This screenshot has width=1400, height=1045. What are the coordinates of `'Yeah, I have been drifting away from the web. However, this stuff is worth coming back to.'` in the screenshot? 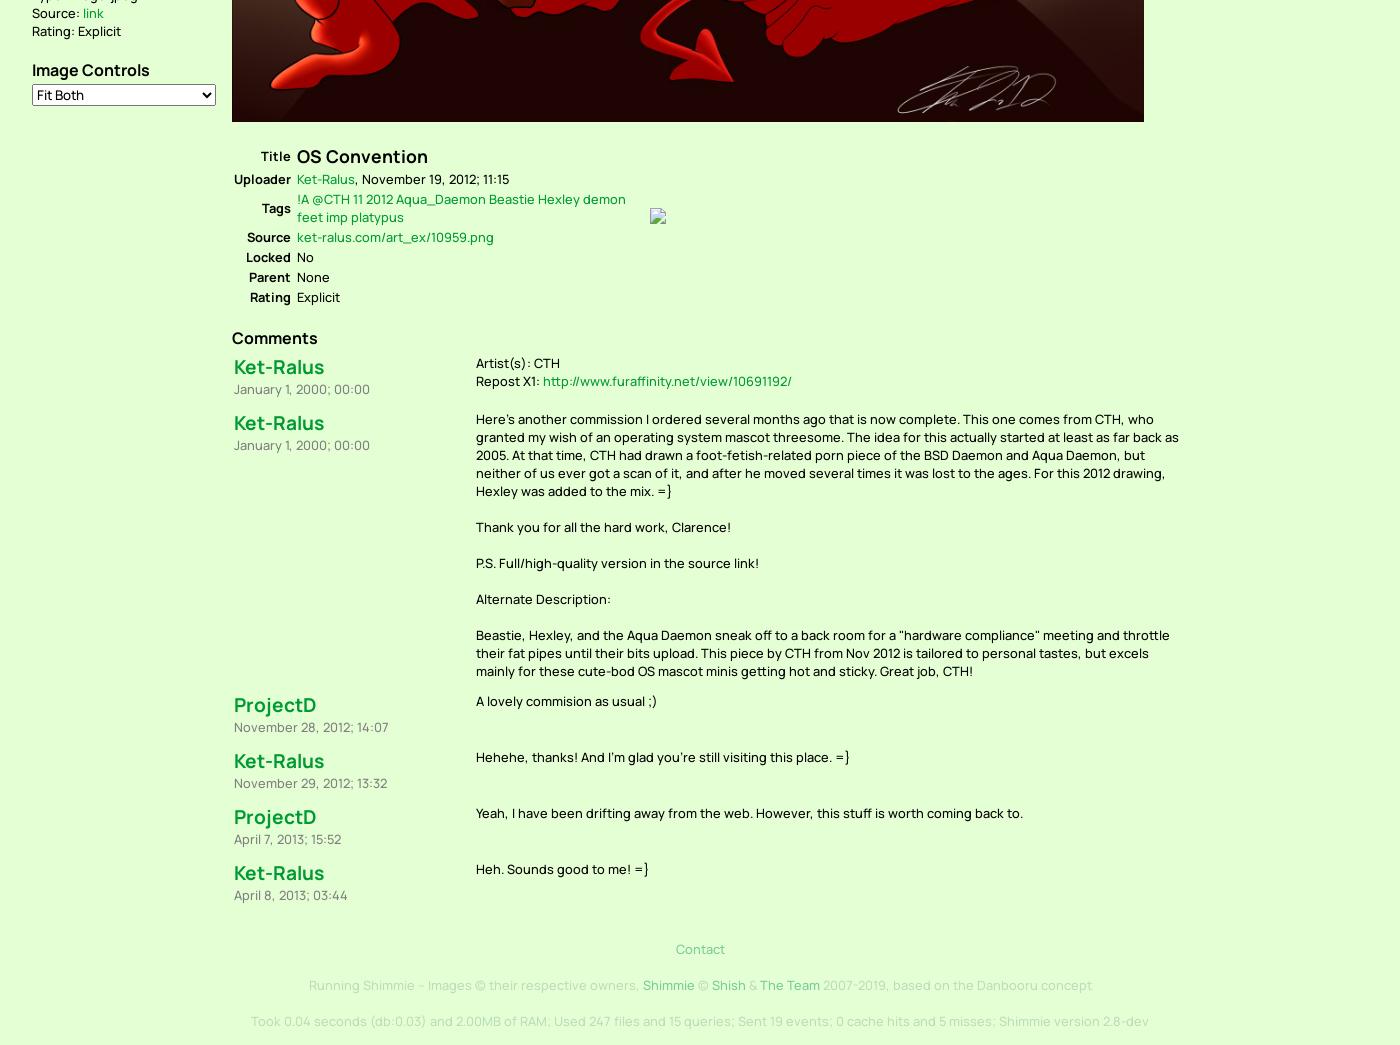 It's located at (476, 812).